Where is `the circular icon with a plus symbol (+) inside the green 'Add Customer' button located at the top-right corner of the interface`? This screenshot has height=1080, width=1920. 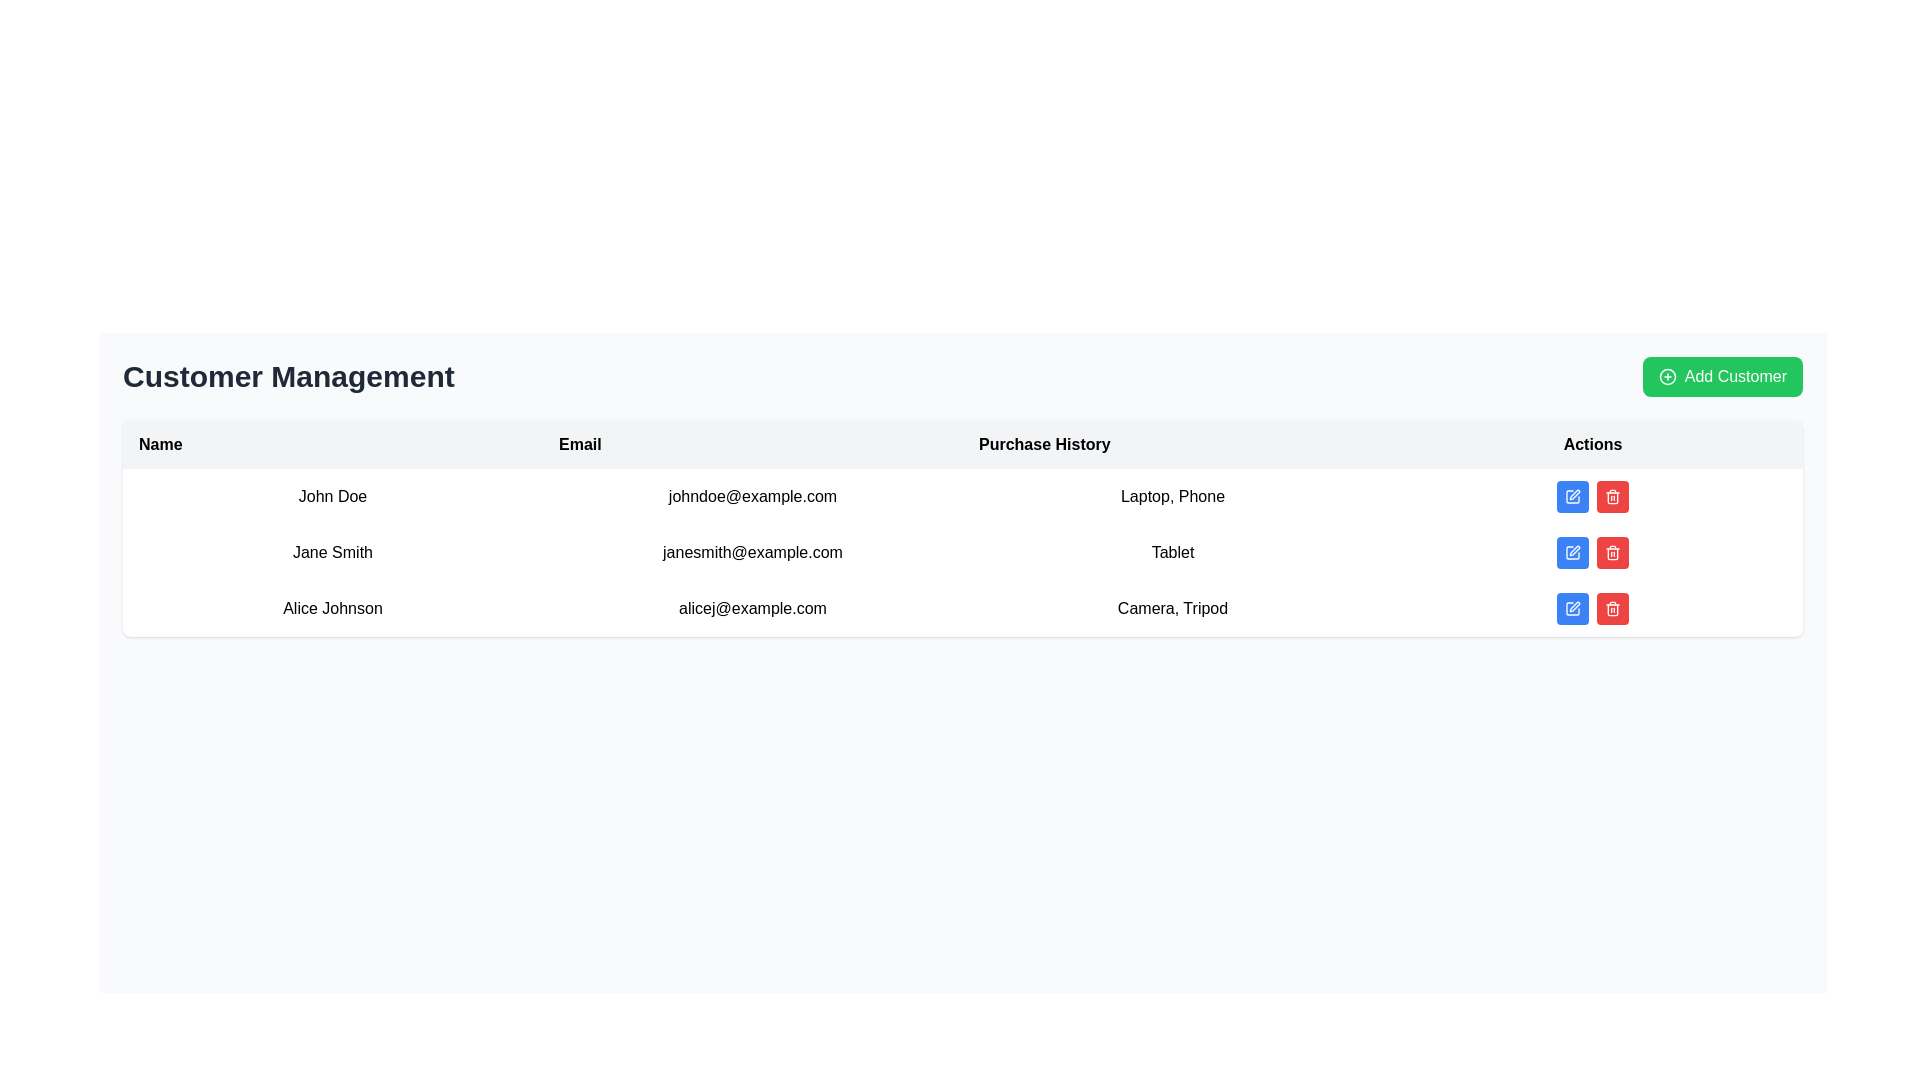
the circular icon with a plus symbol (+) inside the green 'Add Customer' button located at the top-right corner of the interface is located at coordinates (1667, 377).